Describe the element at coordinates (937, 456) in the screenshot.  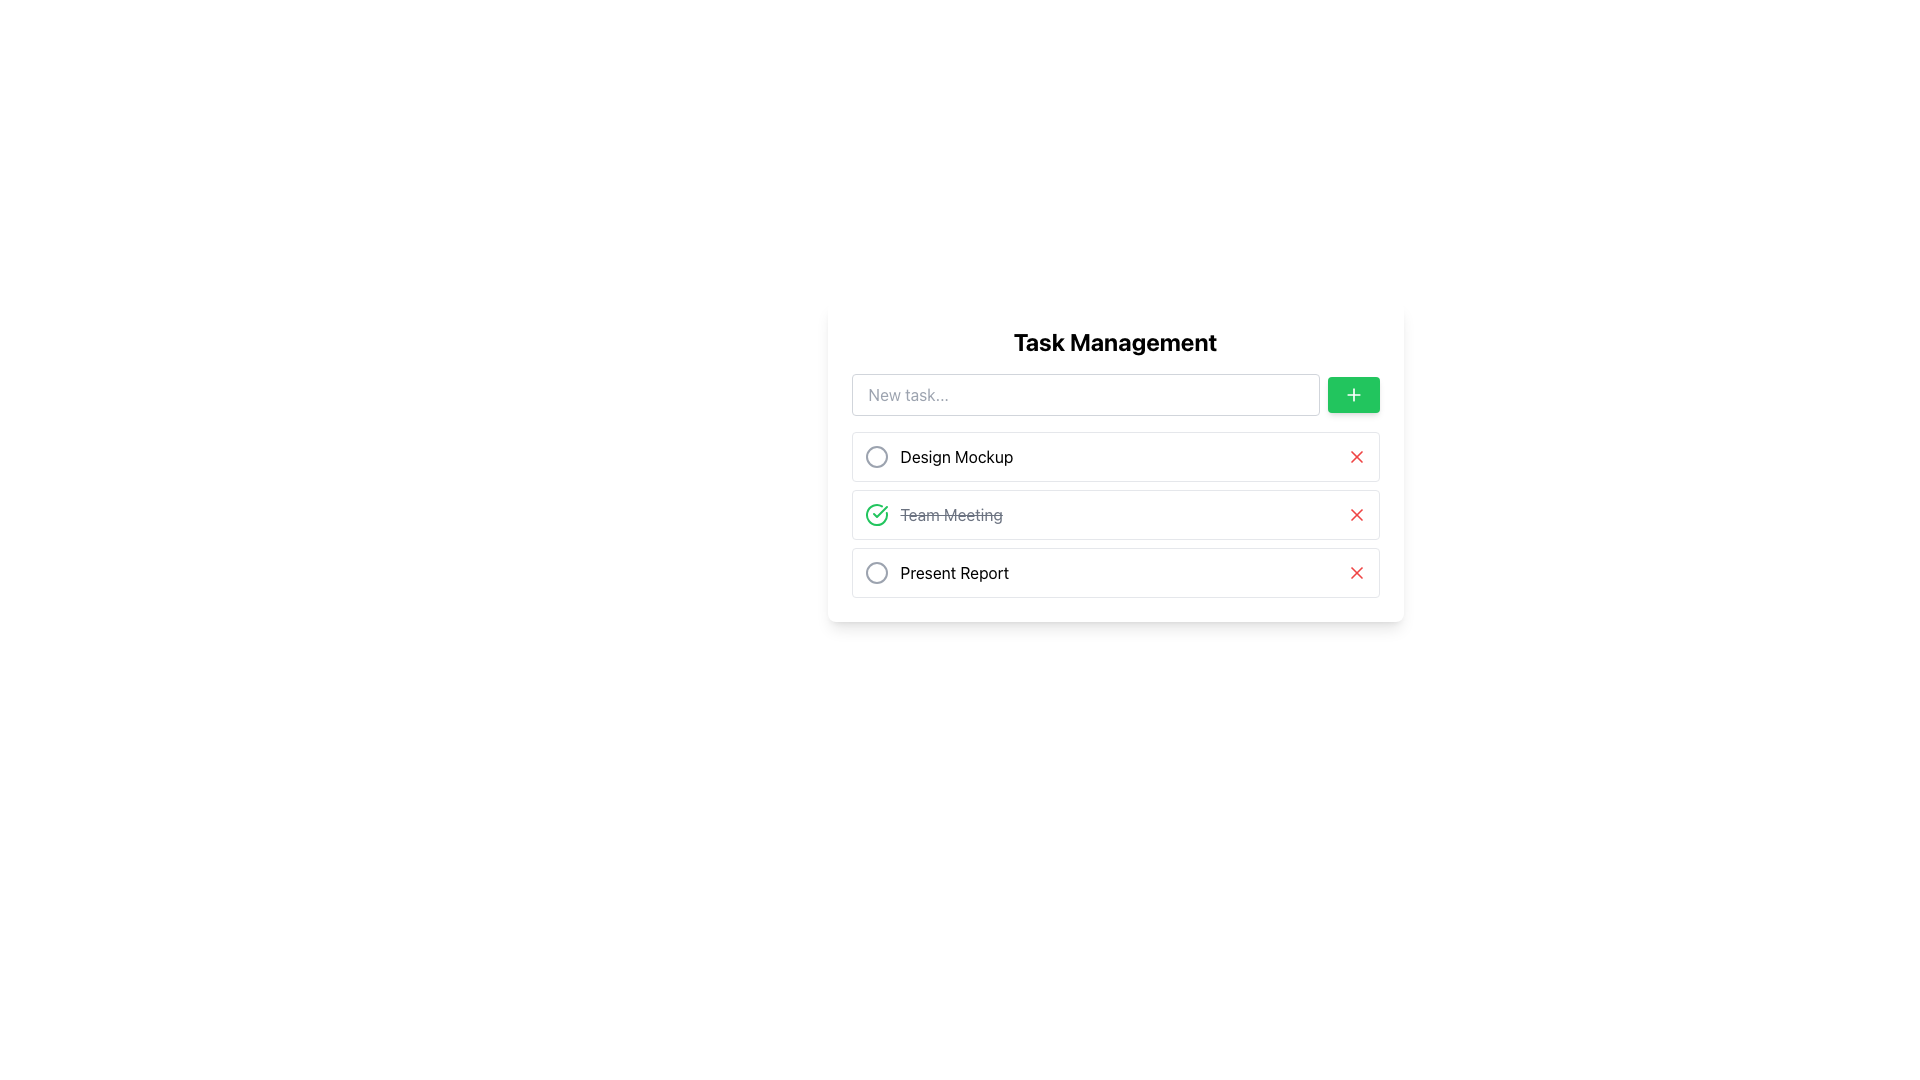
I see `the 'Design Mockup' task element, which is the first item under the 'Task Management' header` at that location.